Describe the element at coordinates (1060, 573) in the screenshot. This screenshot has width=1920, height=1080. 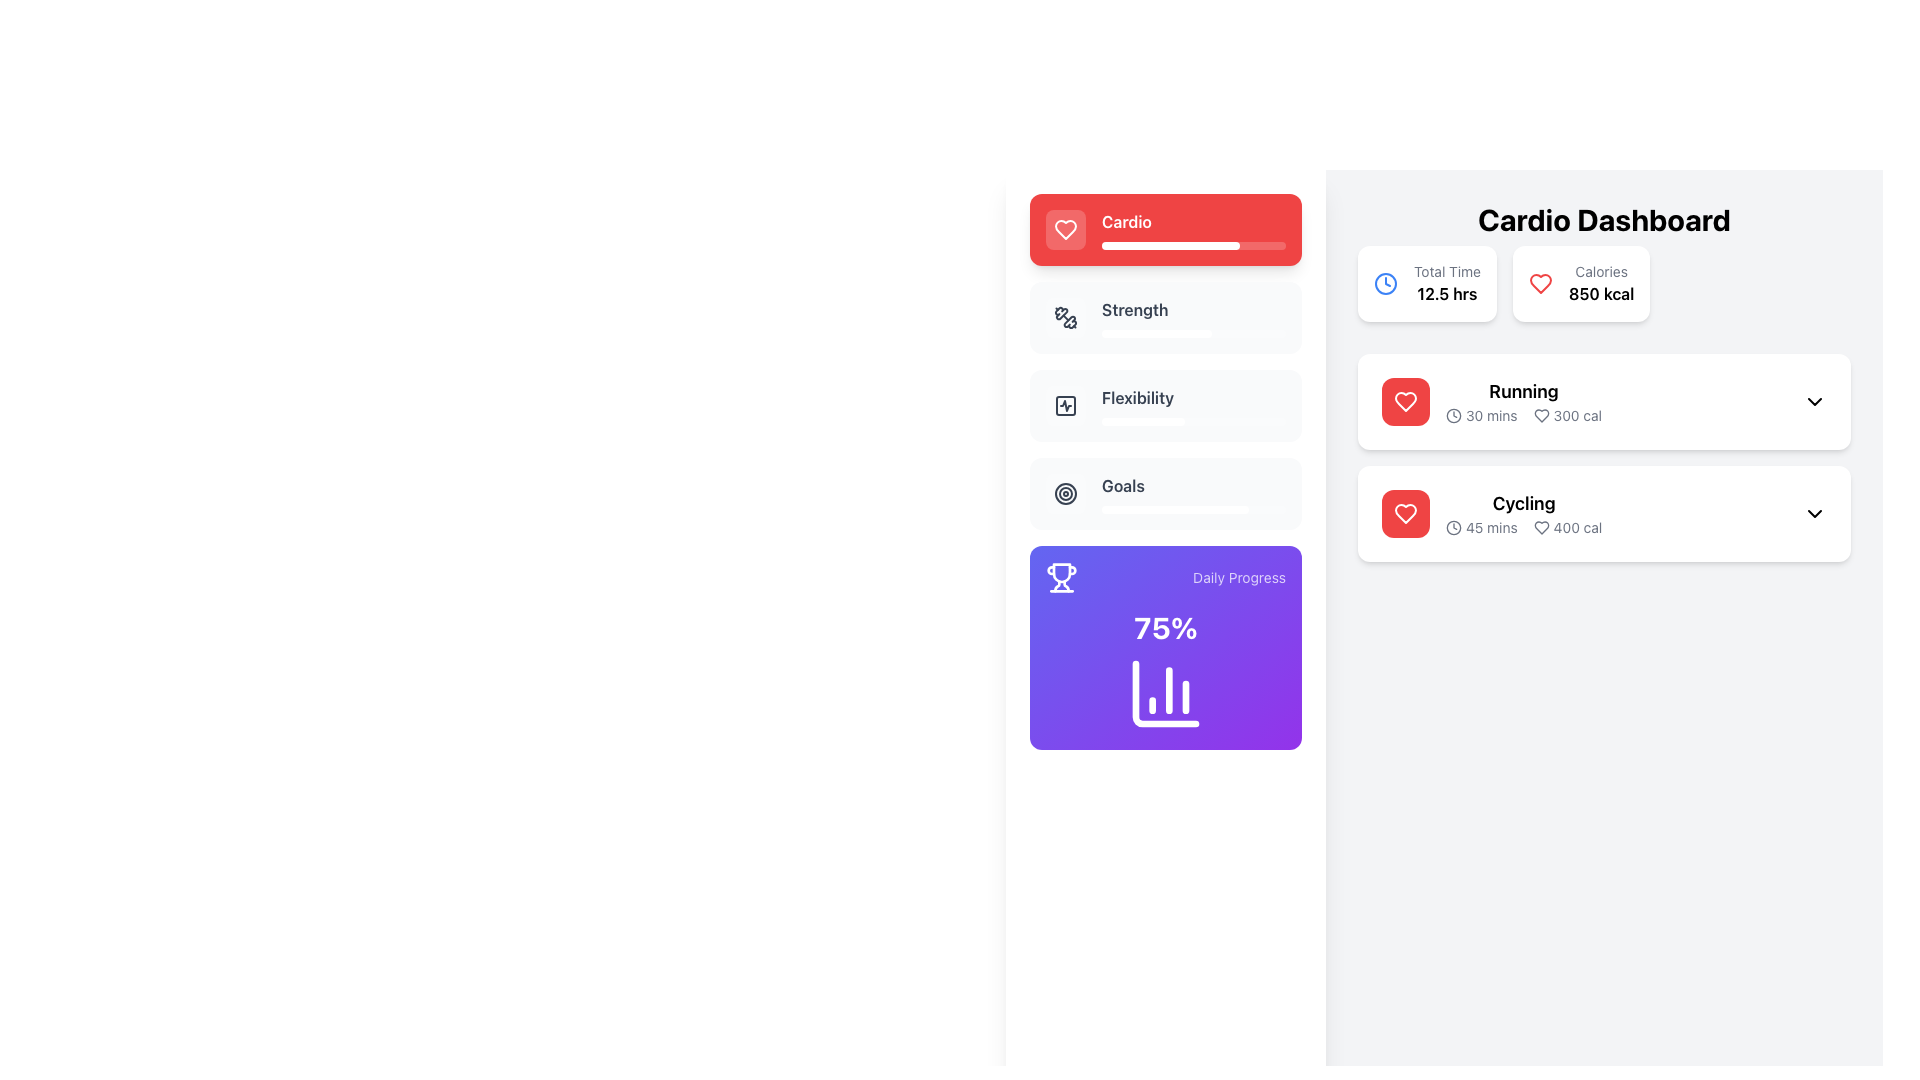
I see `the trophy cup icon that represents achievements, located centrally among similar graphical components` at that location.